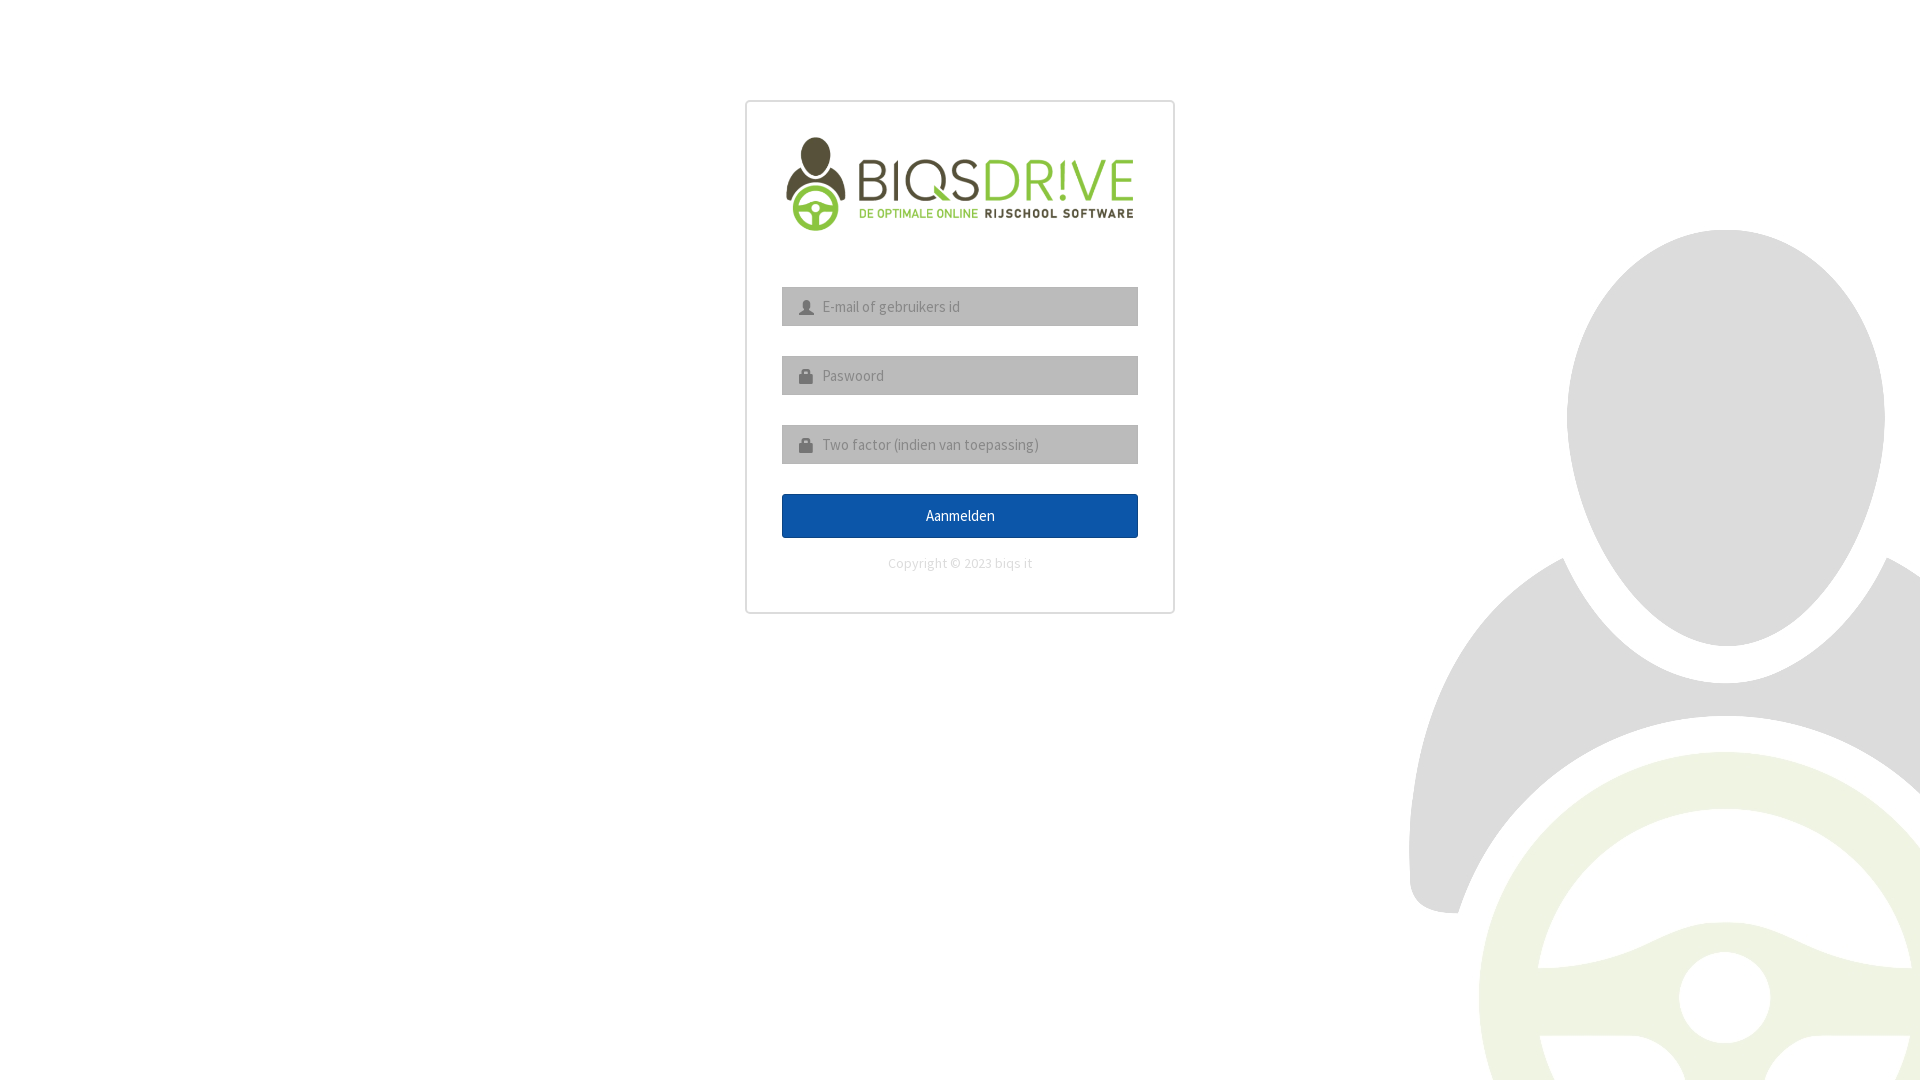 Image resolution: width=1920 pixels, height=1080 pixels. Describe the element at coordinates (960, 514) in the screenshot. I see `'Aanmelden'` at that location.